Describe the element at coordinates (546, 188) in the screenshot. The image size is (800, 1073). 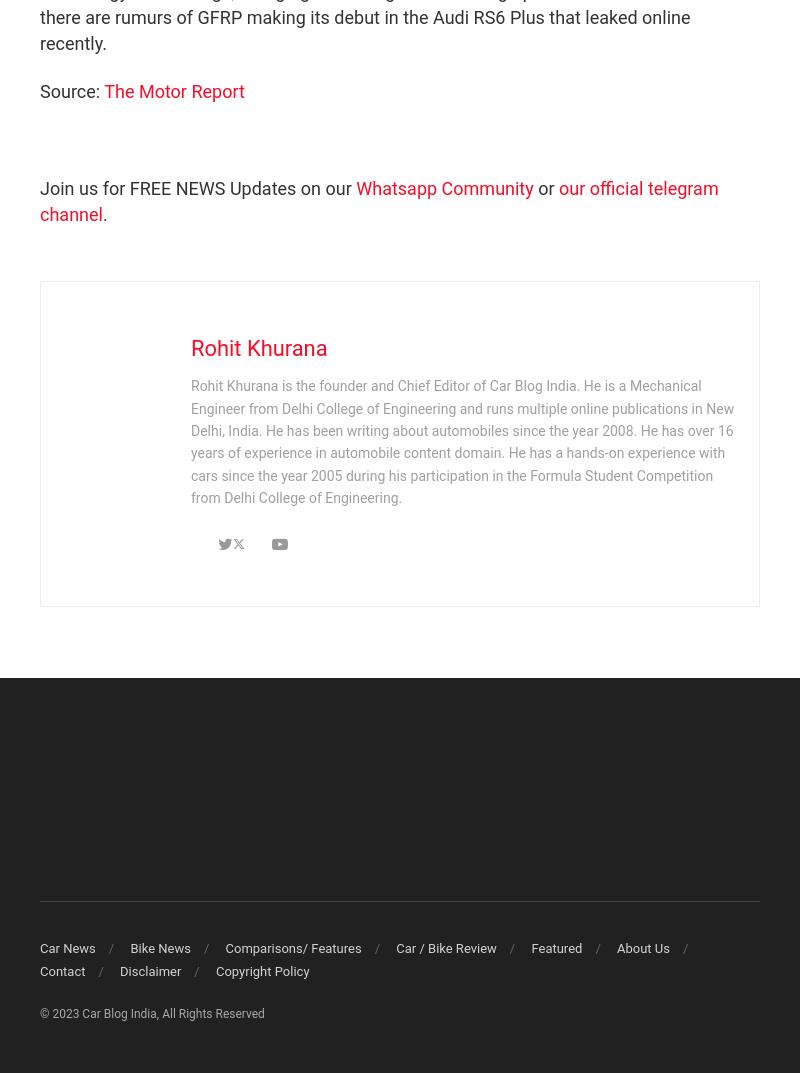
I see `'or'` at that location.